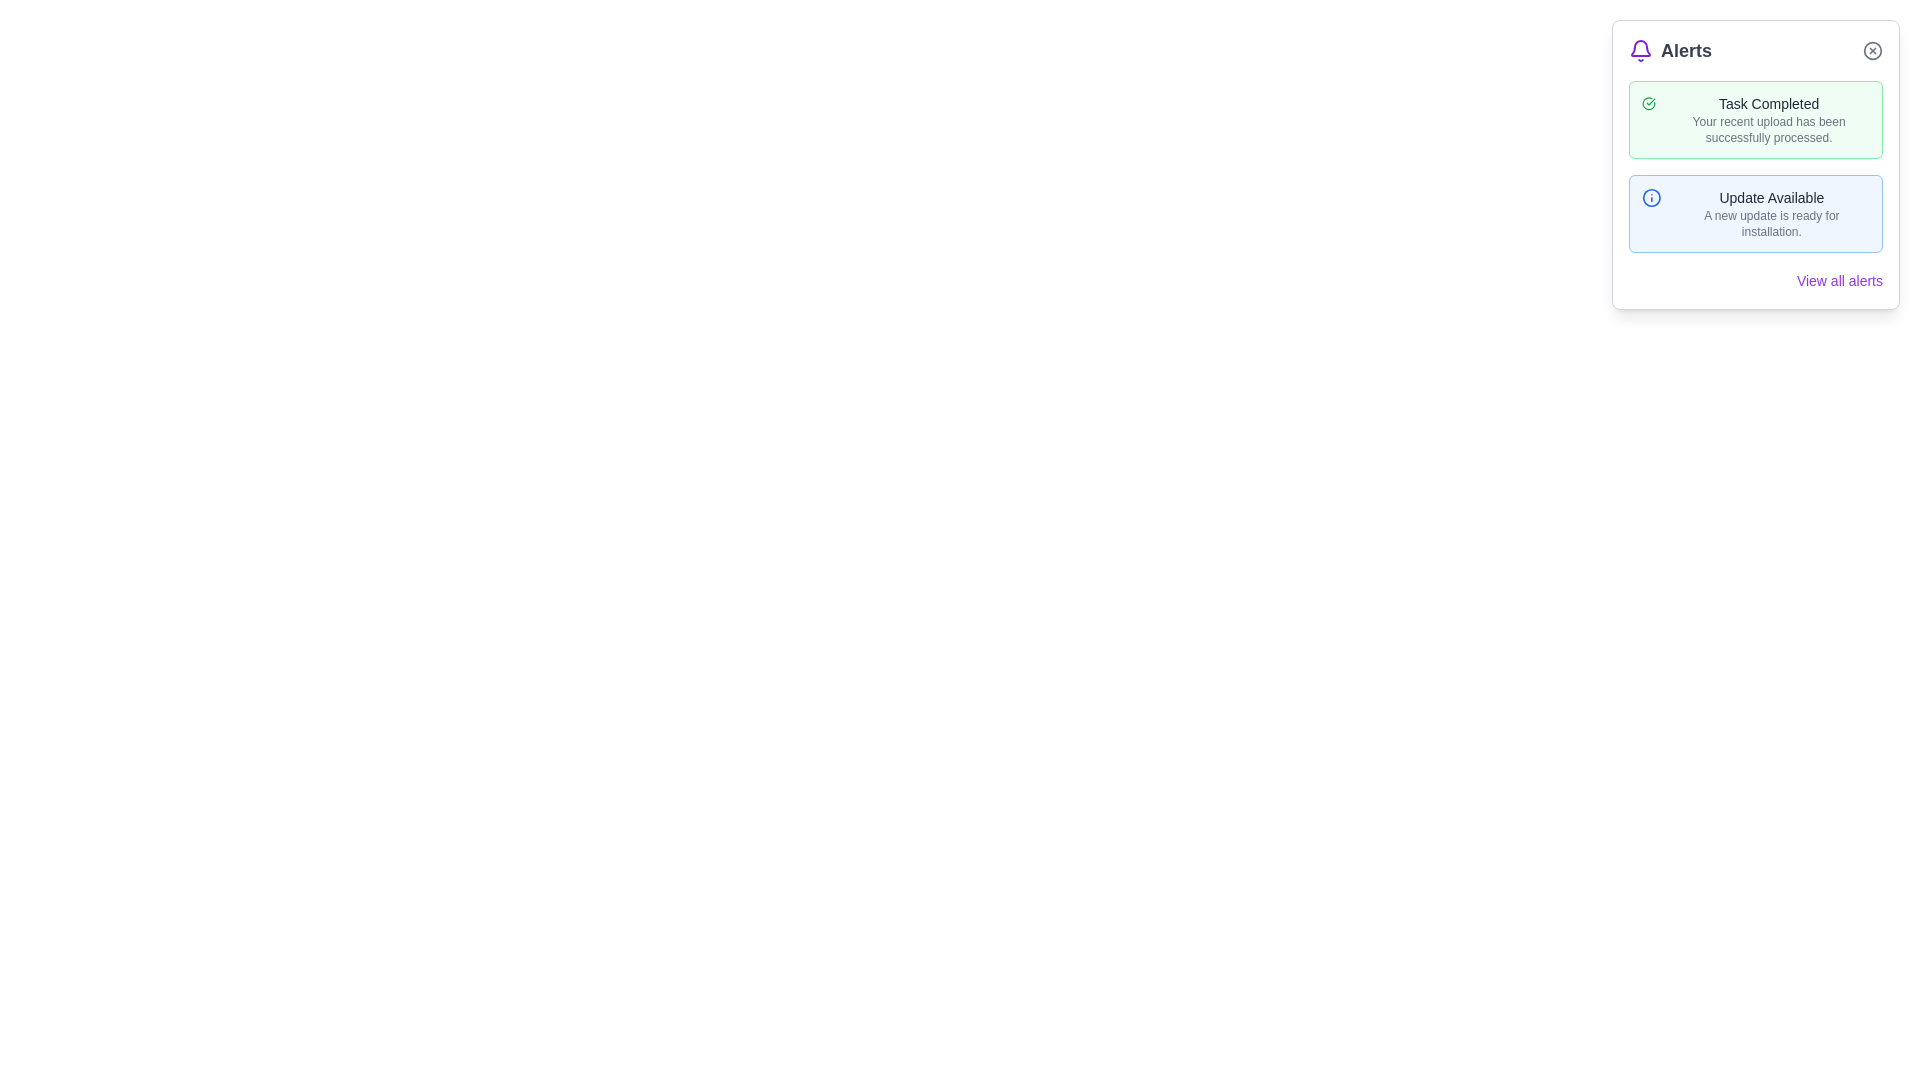 The height and width of the screenshot is (1080, 1920). What do you see at coordinates (1649, 104) in the screenshot?
I see `the status represented by the circular green icon with a checkmark, located to the left of the 'Task Completed' text in the notification block` at bounding box center [1649, 104].